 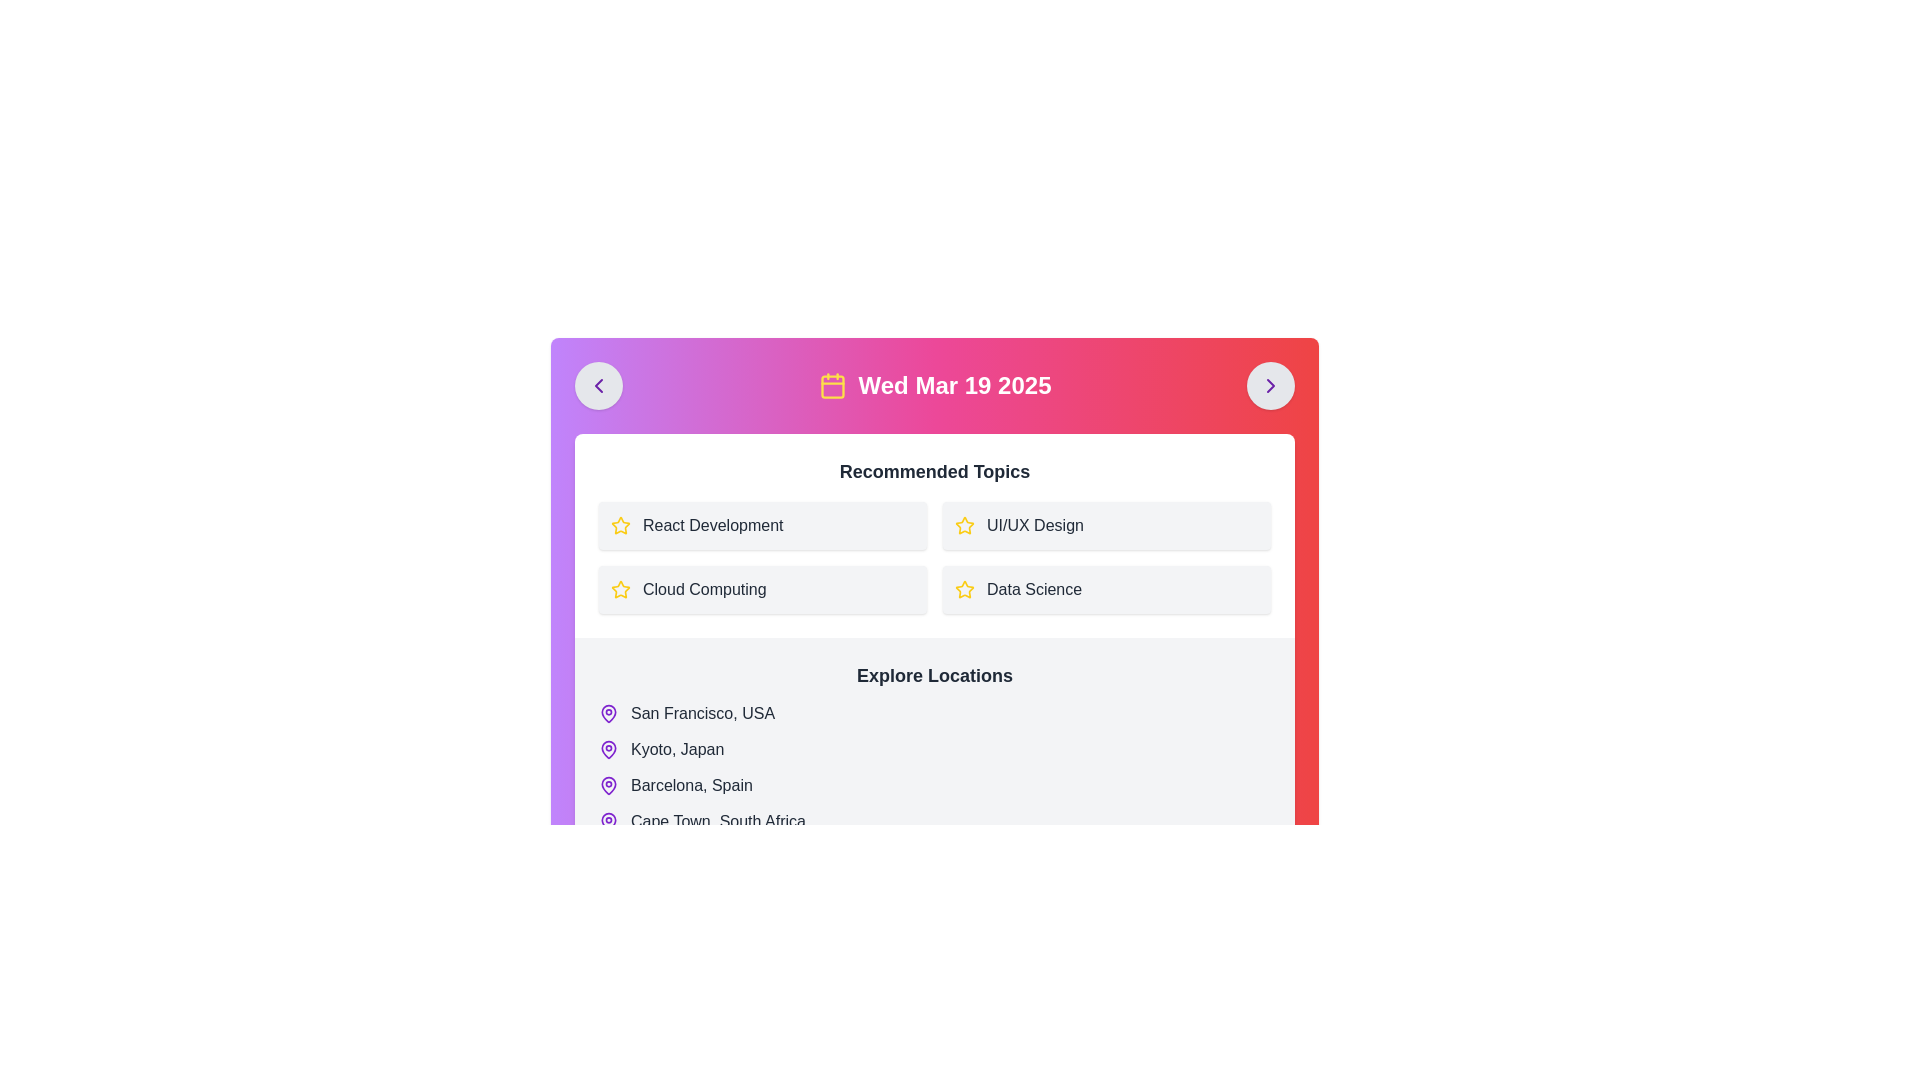 I want to click on pin-shaped icon representing Cape Town, South Africa, located in the fourth position of the 'Explore Locations' list, so click(x=608, y=821).